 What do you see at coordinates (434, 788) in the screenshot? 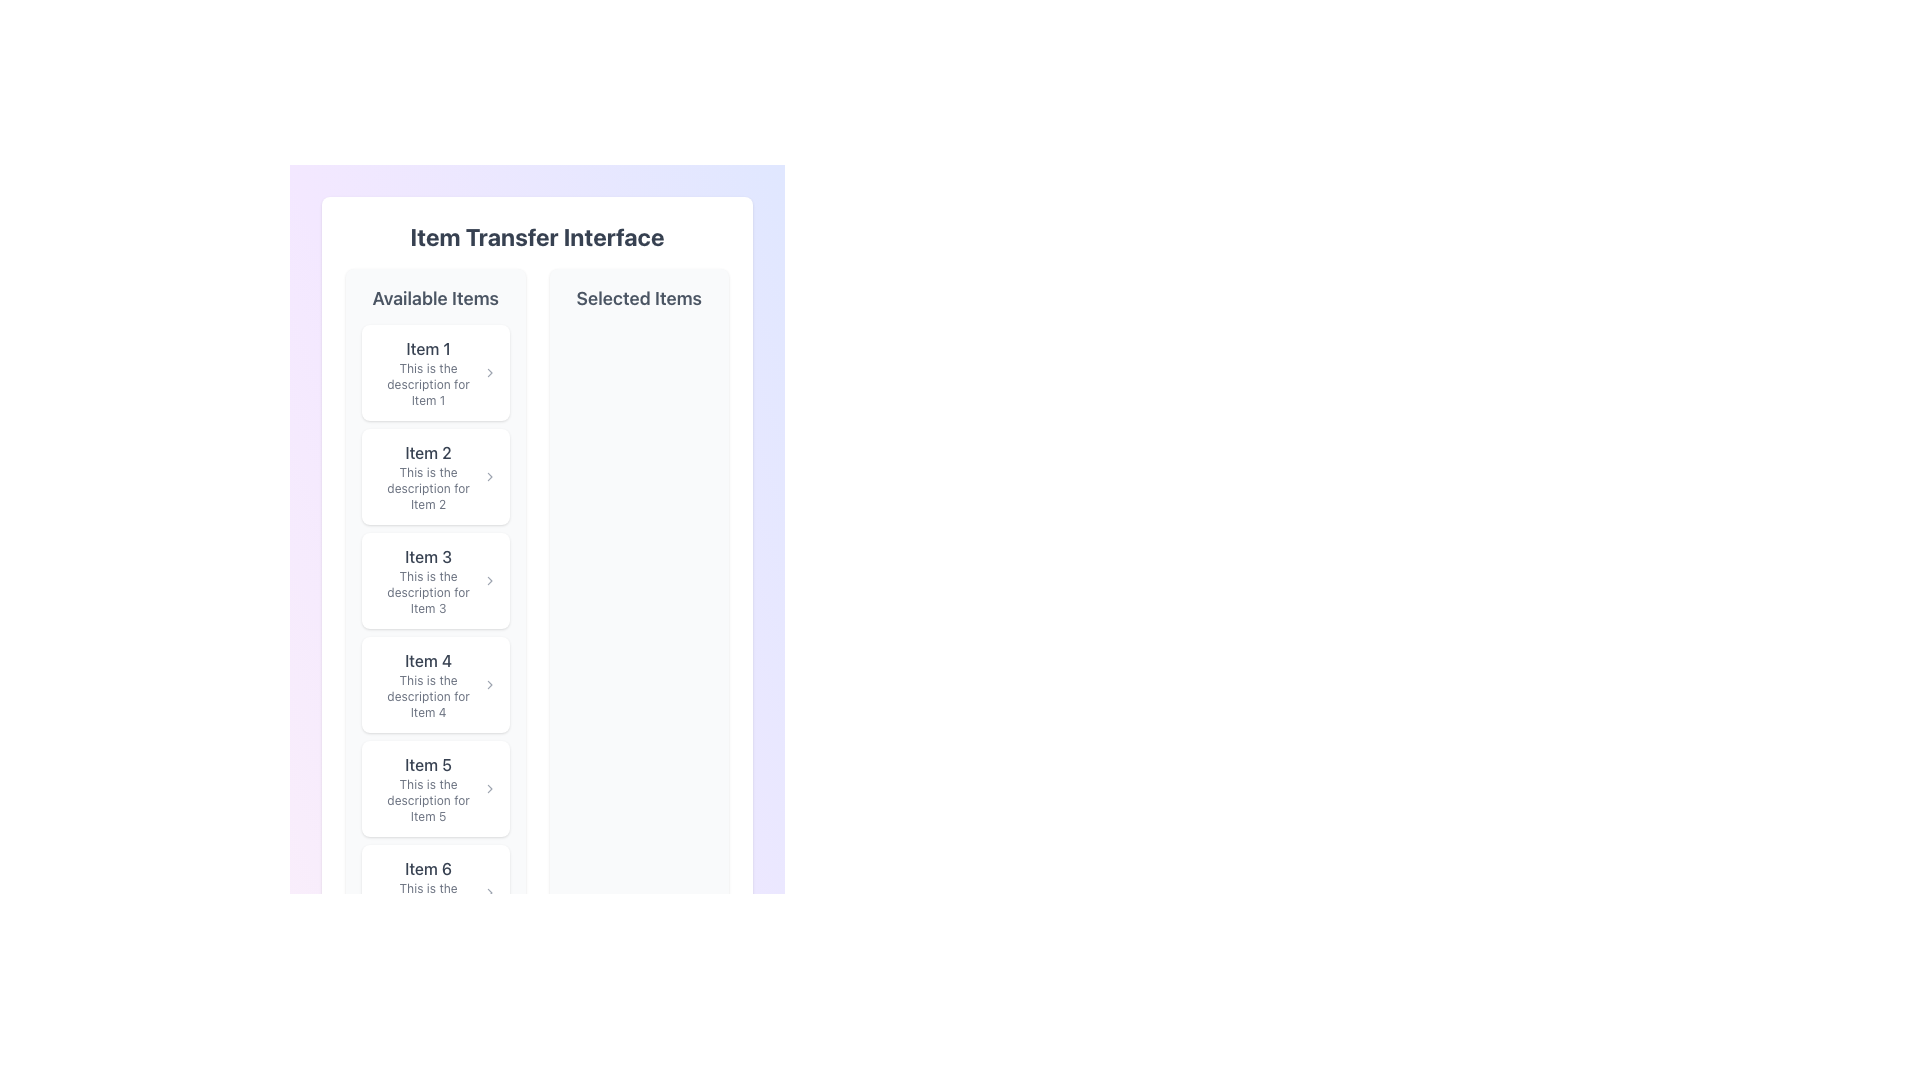
I see `the fifth item in the 'Available Items' list` at bounding box center [434, 788].